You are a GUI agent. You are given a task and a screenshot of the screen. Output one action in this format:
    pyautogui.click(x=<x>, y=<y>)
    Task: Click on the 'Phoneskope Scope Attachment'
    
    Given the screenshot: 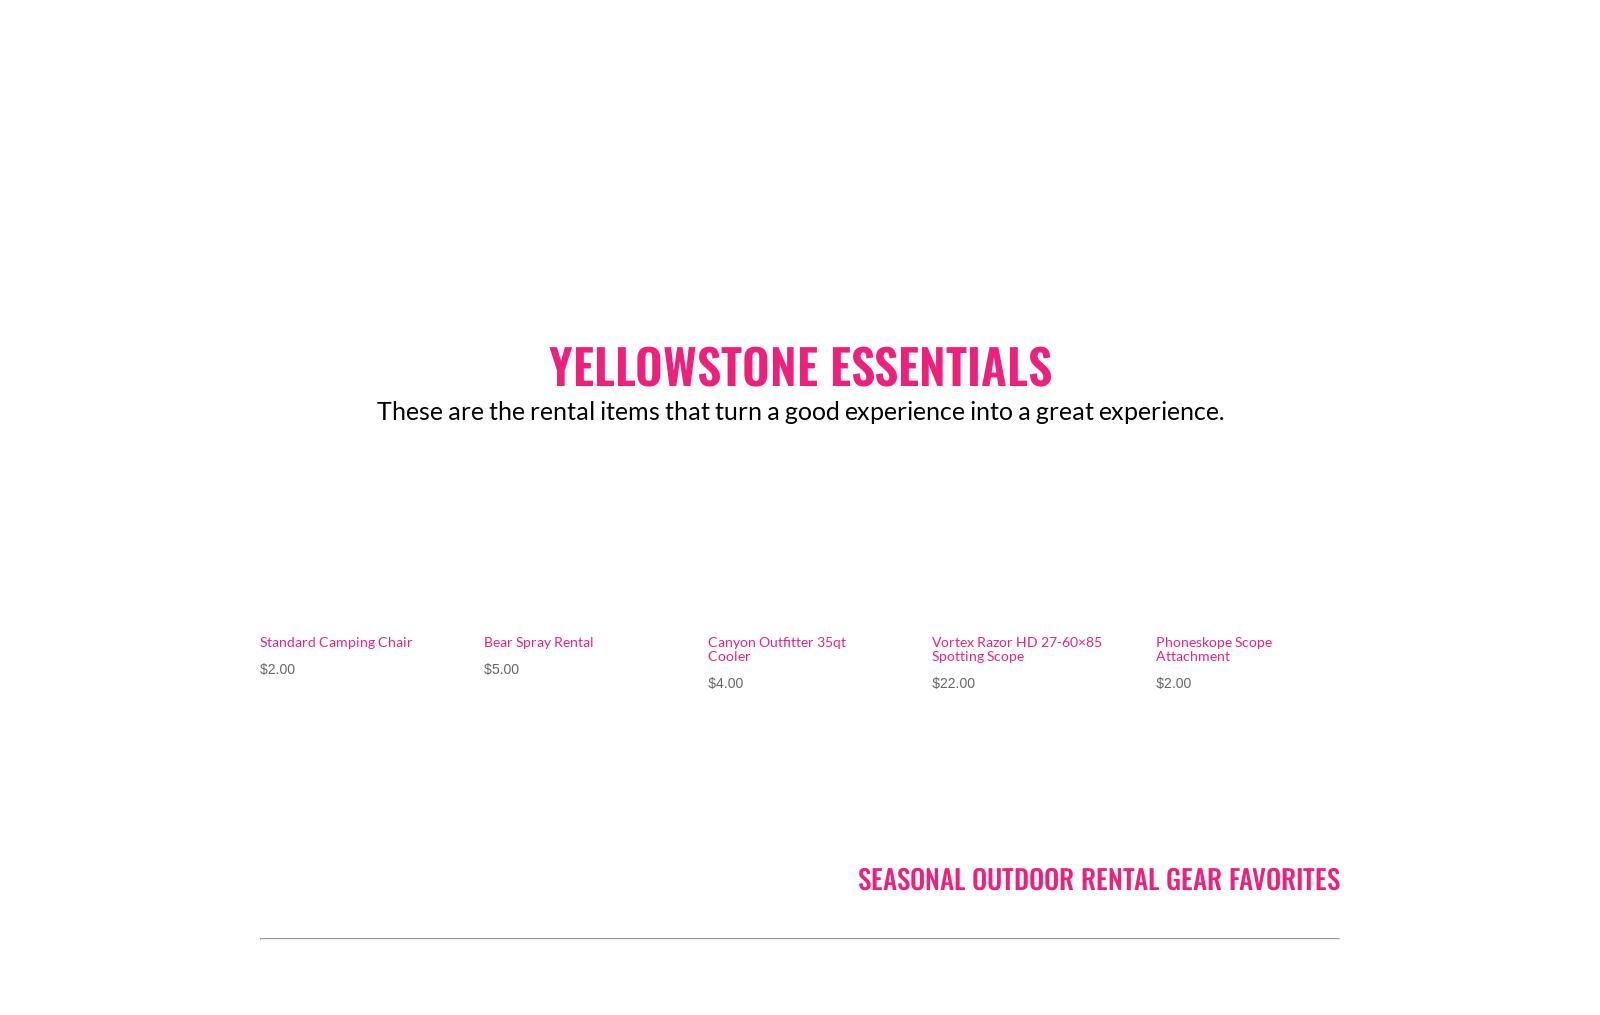 What is the action you would take?
    pyautogui.click(x=1213, y=646)
    